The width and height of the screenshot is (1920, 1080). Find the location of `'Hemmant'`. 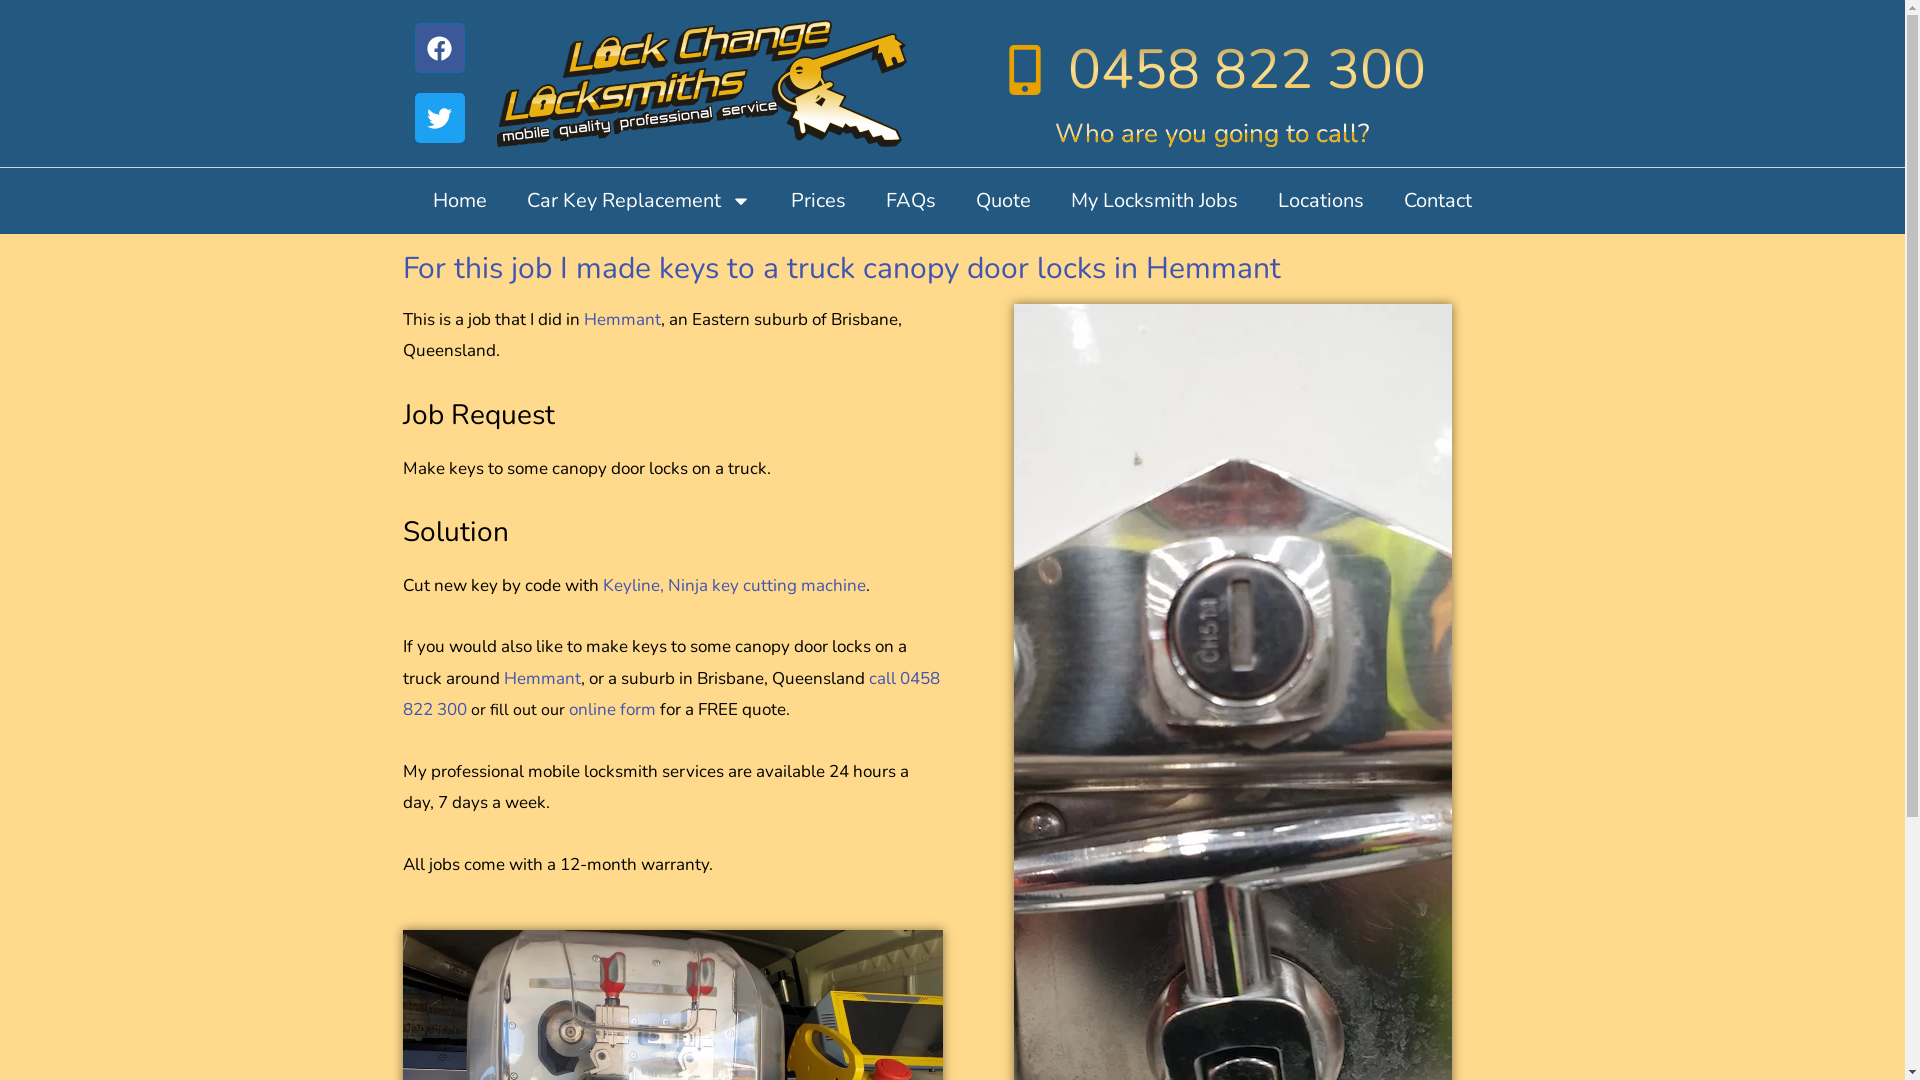

'Hemmant' is located at coordinates (542, 677).